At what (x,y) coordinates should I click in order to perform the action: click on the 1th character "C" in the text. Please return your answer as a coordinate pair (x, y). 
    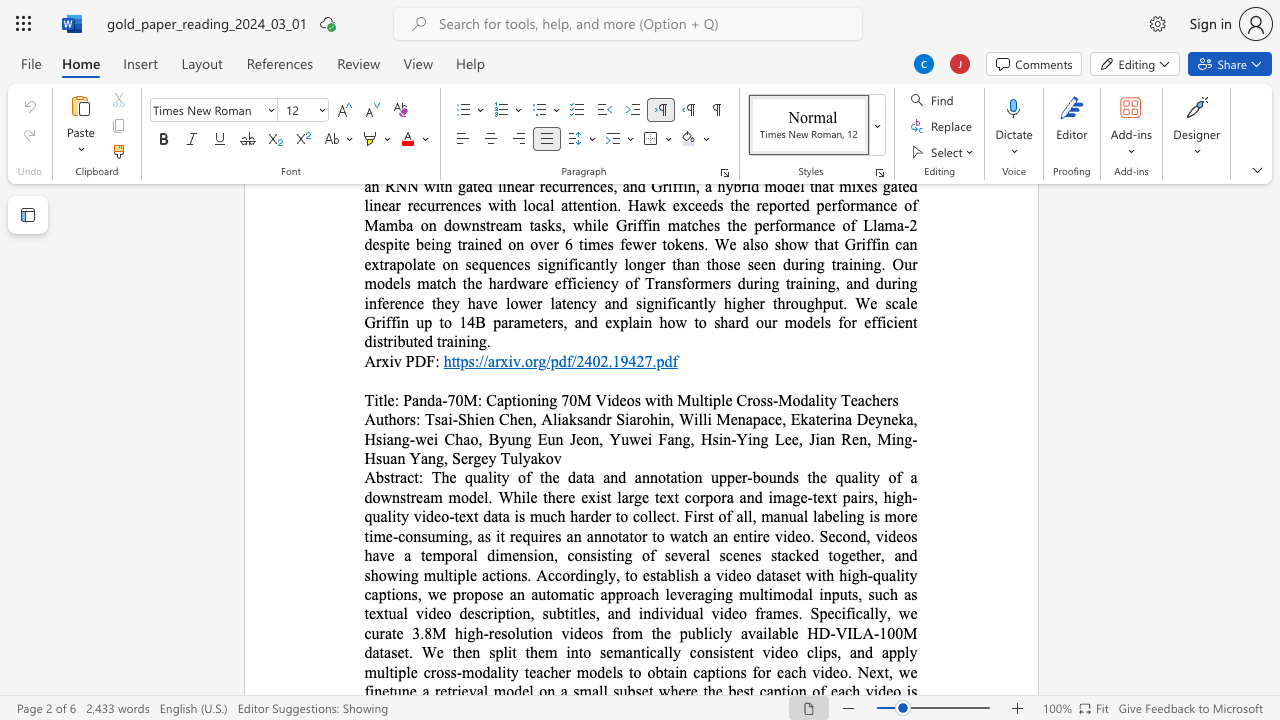
    Looking at the image, I should click on (504, 418).